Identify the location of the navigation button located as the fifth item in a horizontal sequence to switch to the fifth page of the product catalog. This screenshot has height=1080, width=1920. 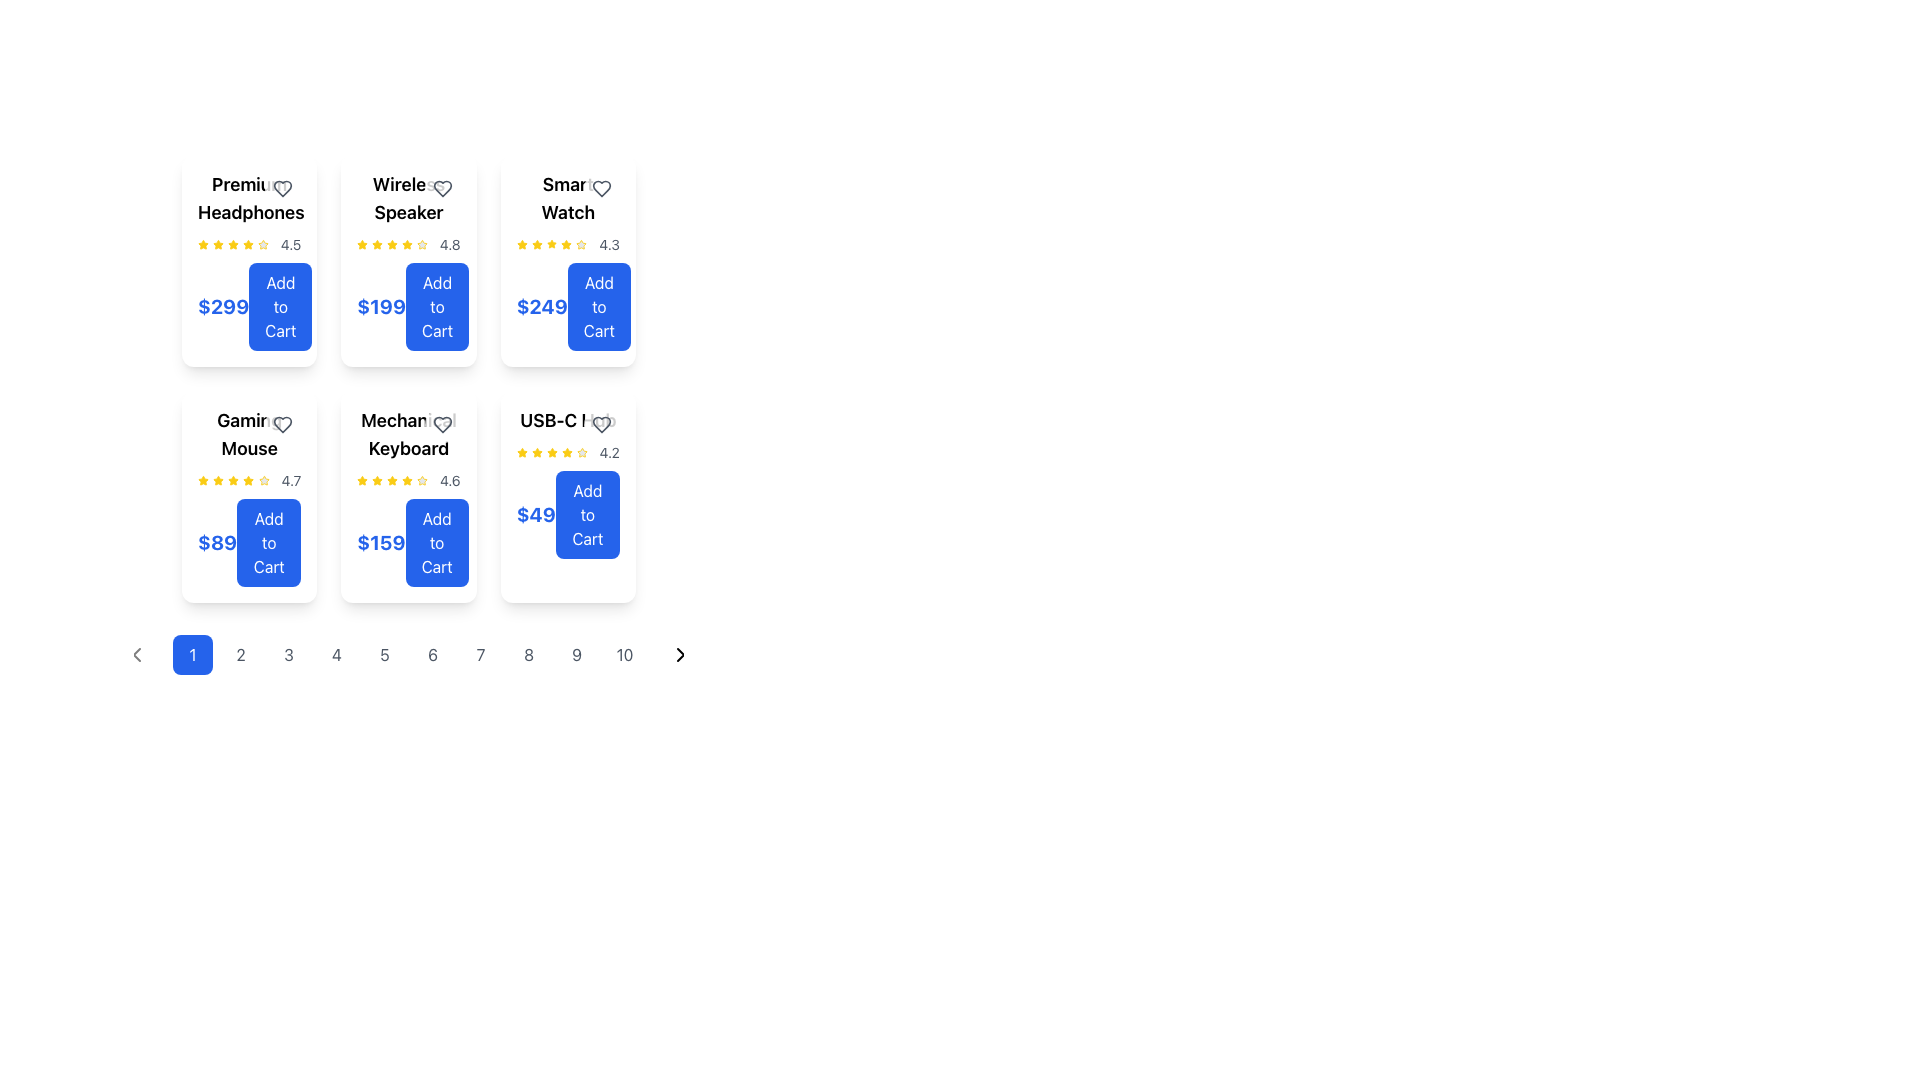
(384, 655).